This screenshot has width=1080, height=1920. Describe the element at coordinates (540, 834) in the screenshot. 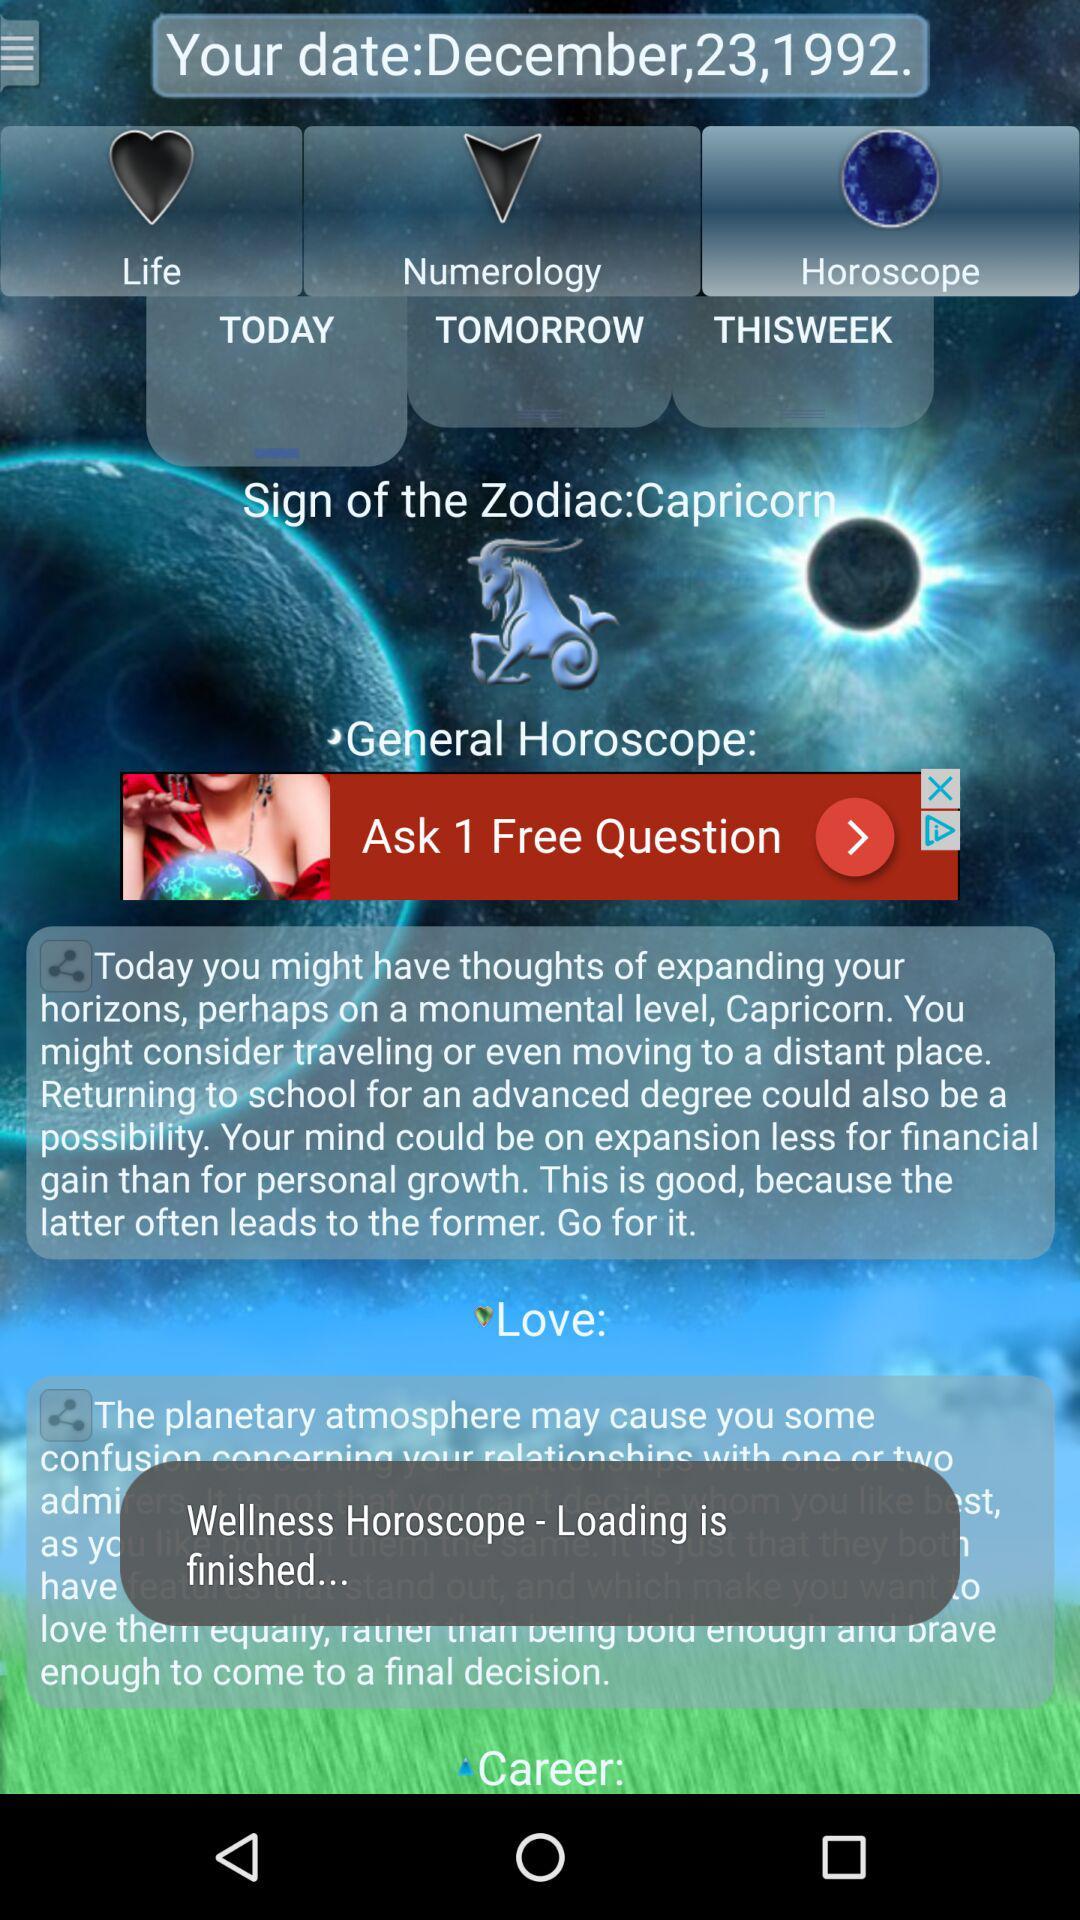

I see `advertisement` at that location.